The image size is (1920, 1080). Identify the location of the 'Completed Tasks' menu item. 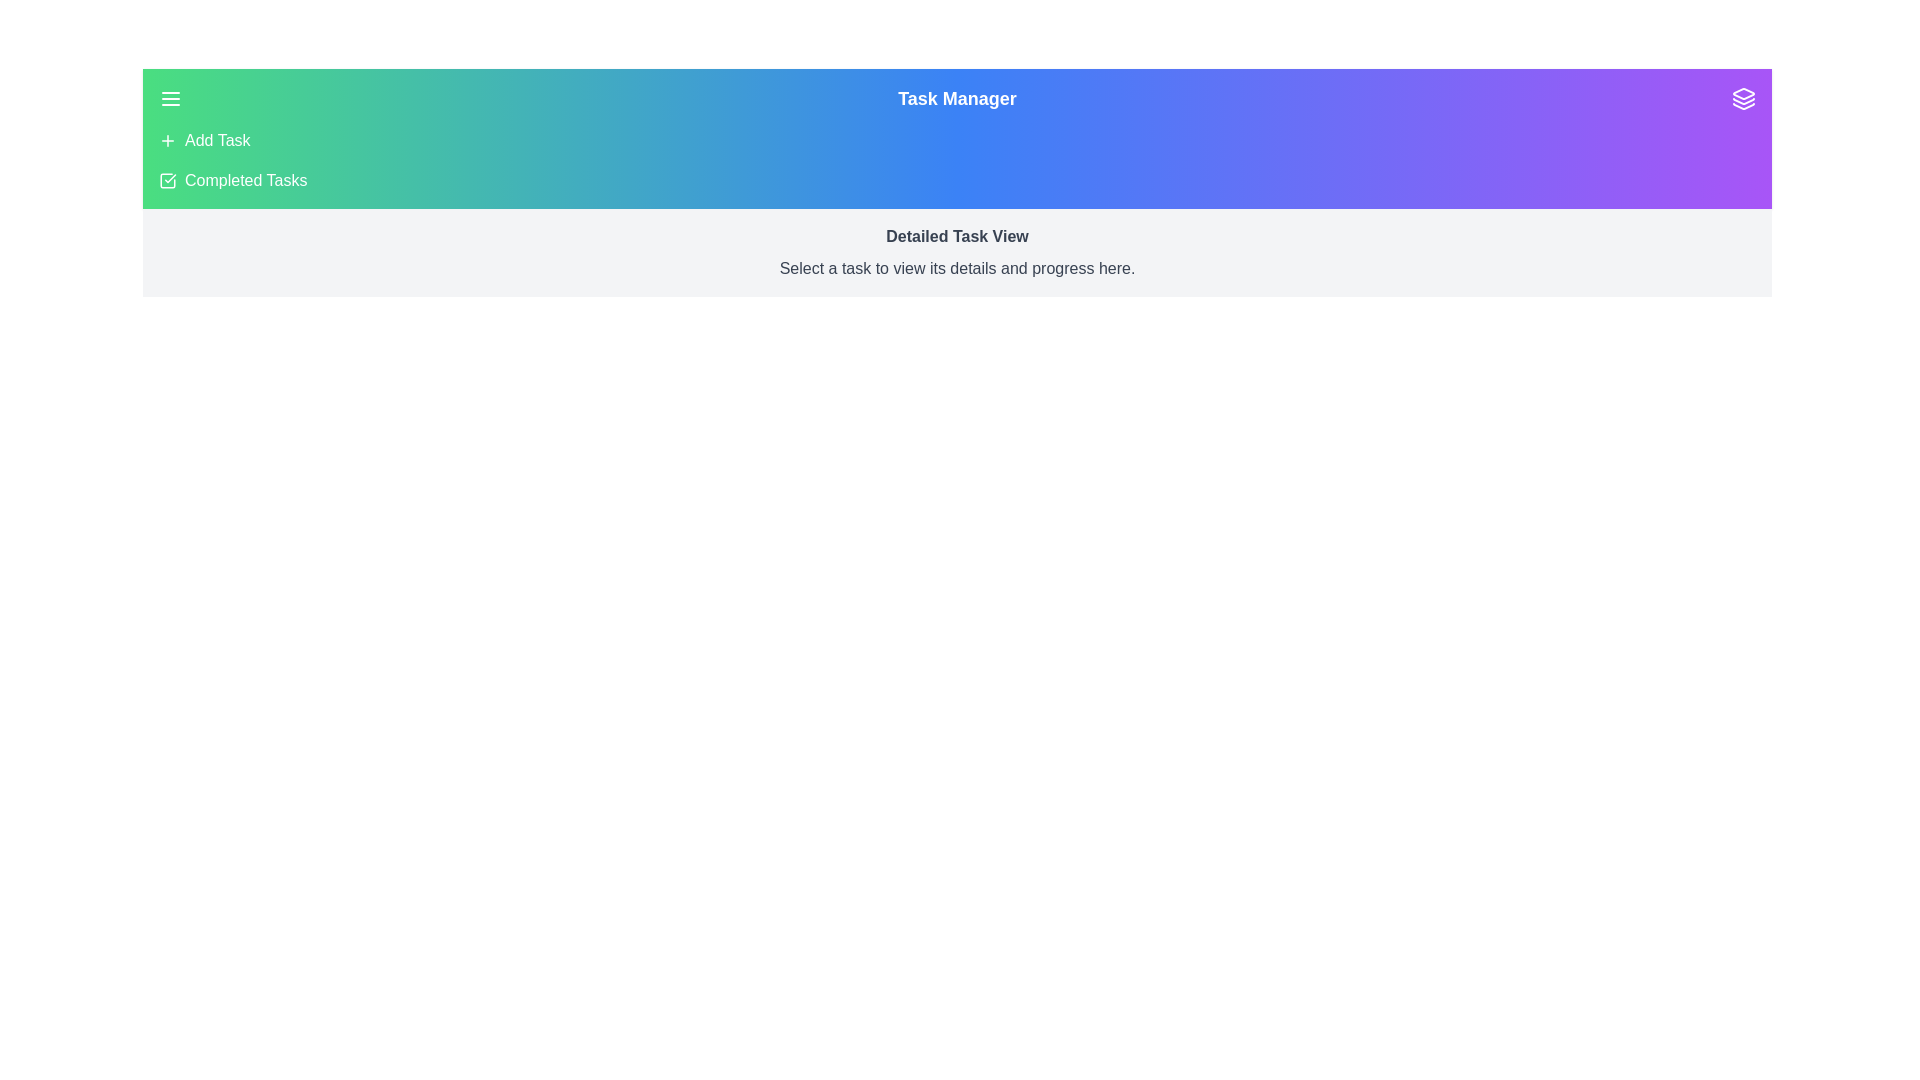
(168, 181).